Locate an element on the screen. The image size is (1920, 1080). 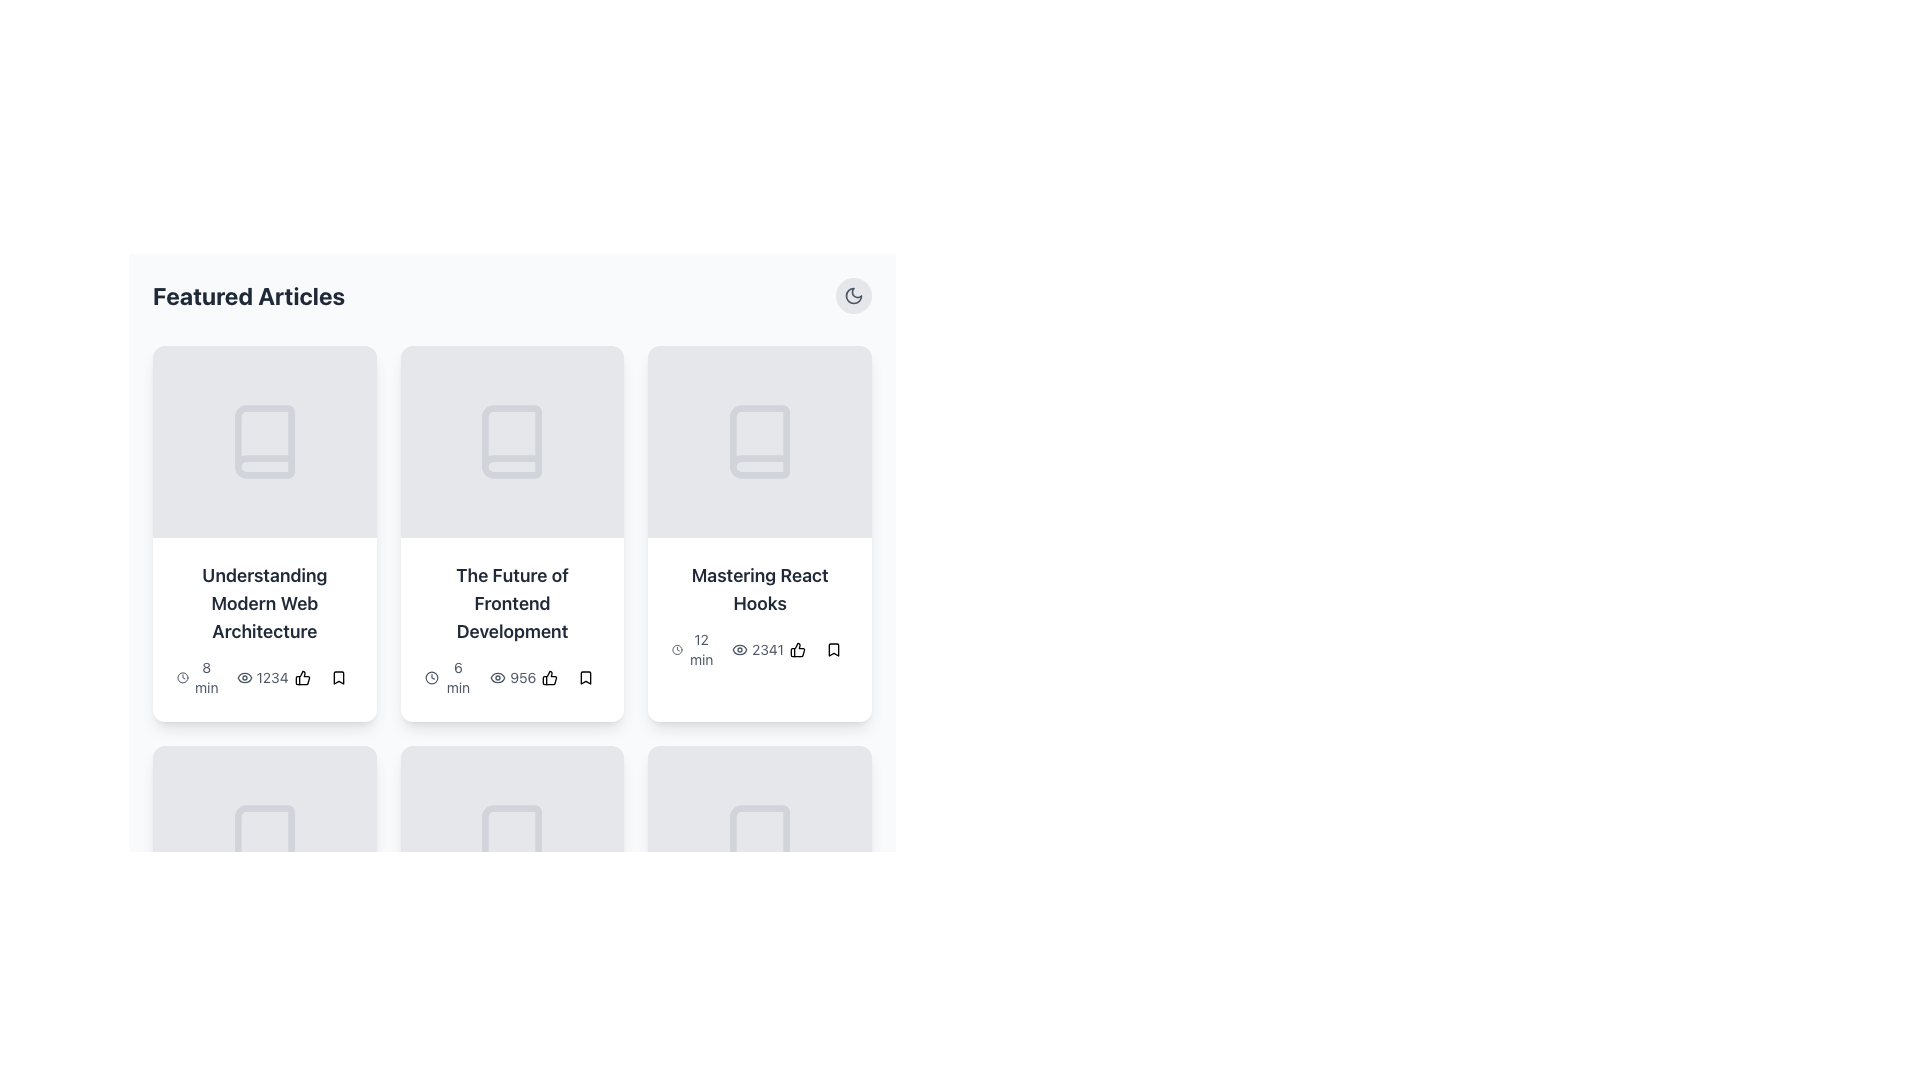
the 'like' button located in the footer of the card titled 'The Future of Frontend Development', positioned to the right of the view count label displaying '956' is located at coordinates (550, 677).